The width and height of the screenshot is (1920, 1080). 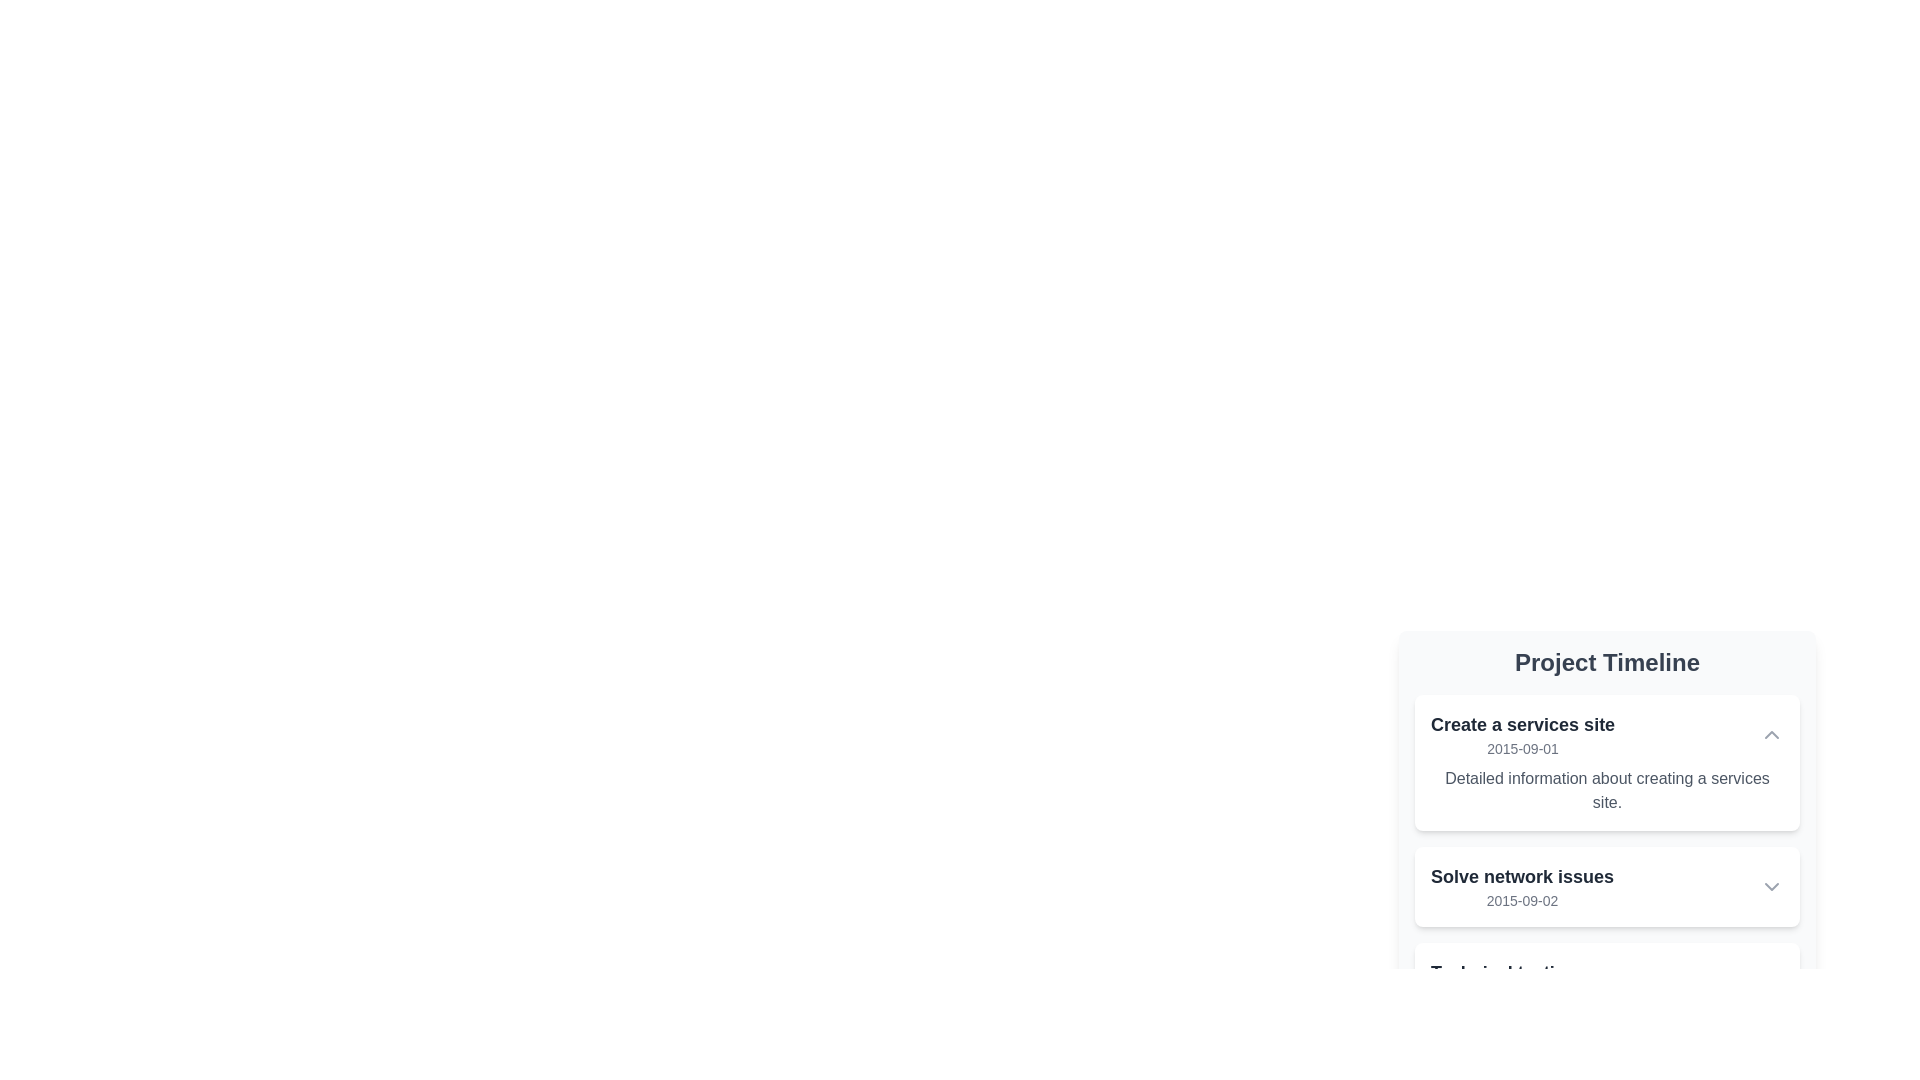 What do you see at coordinates (1607, 735) in the screenshot?
I see `the title of the Collapsible List Header` at bounding box center [1607, 735].